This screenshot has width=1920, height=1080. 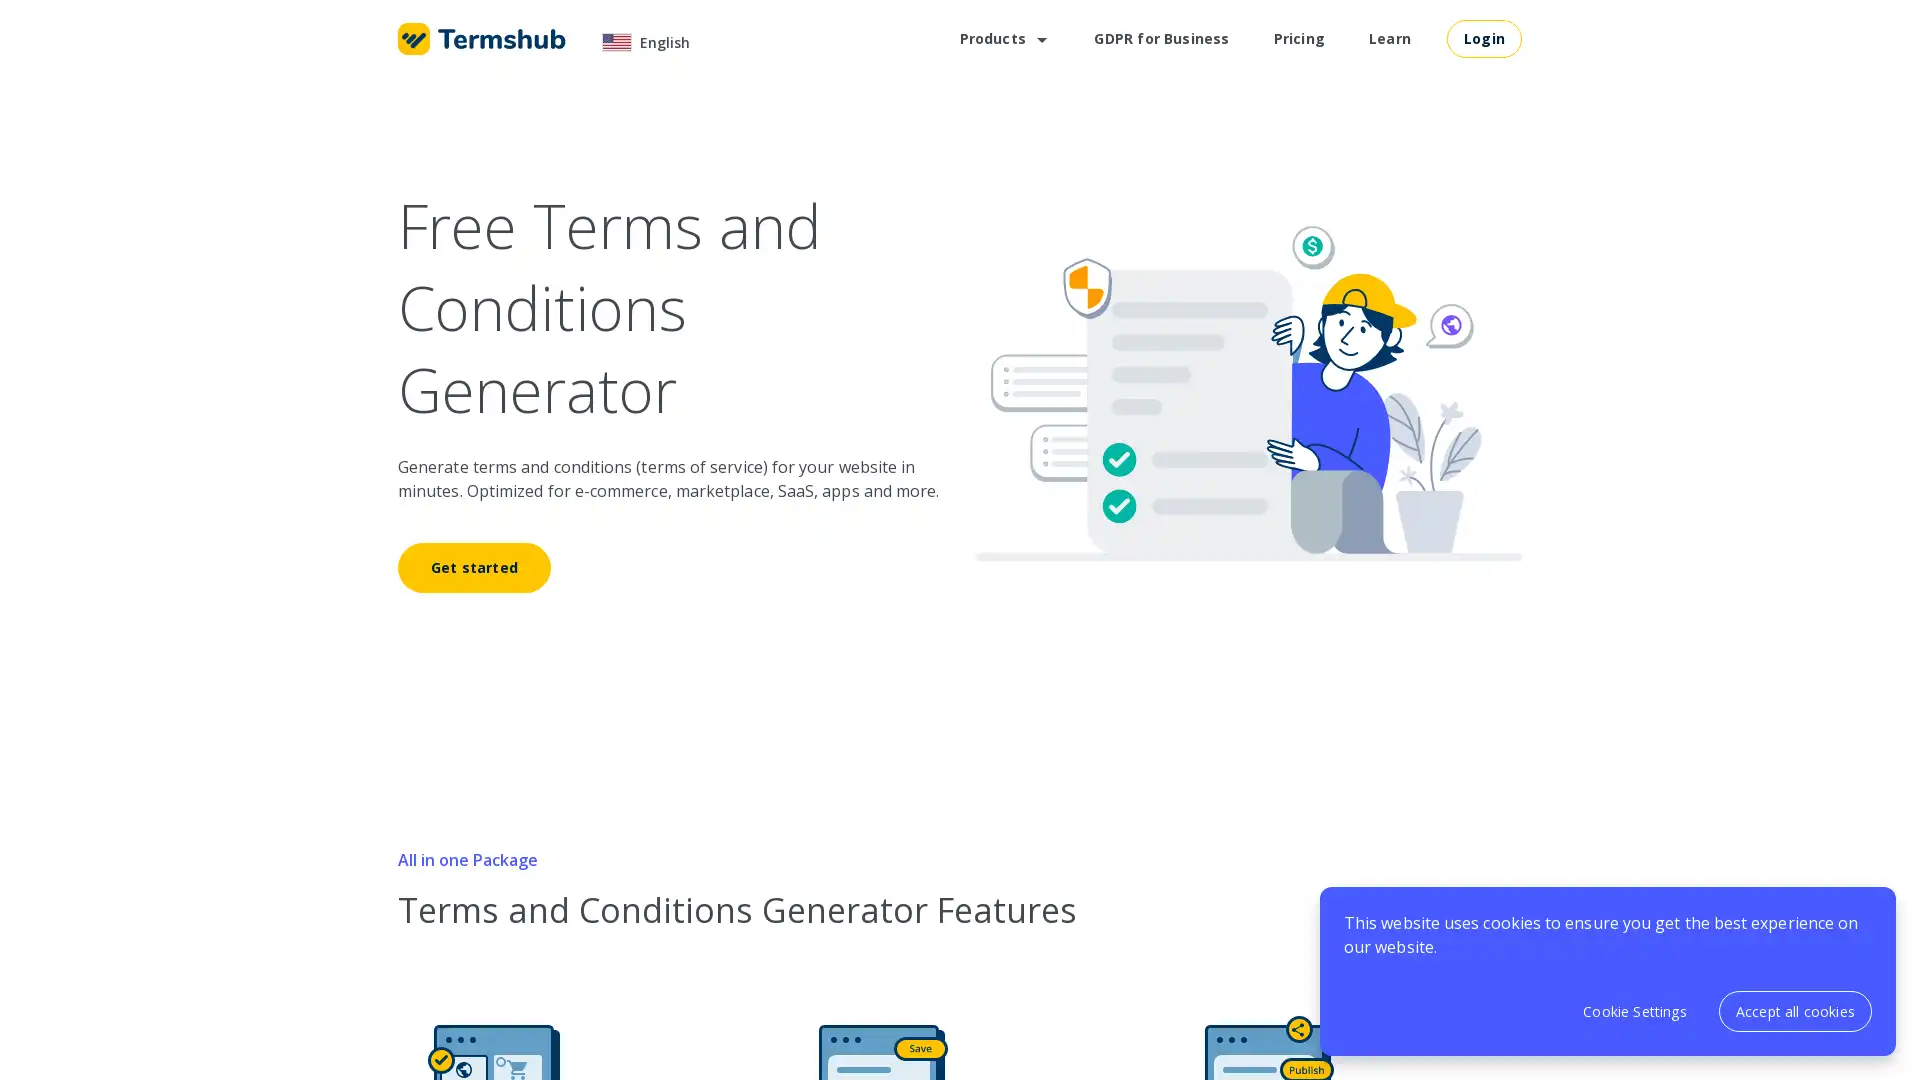 What do you see at coordinates (473, 567) in the screenshot?
I see `Get started` at bounding box center [473, 567].